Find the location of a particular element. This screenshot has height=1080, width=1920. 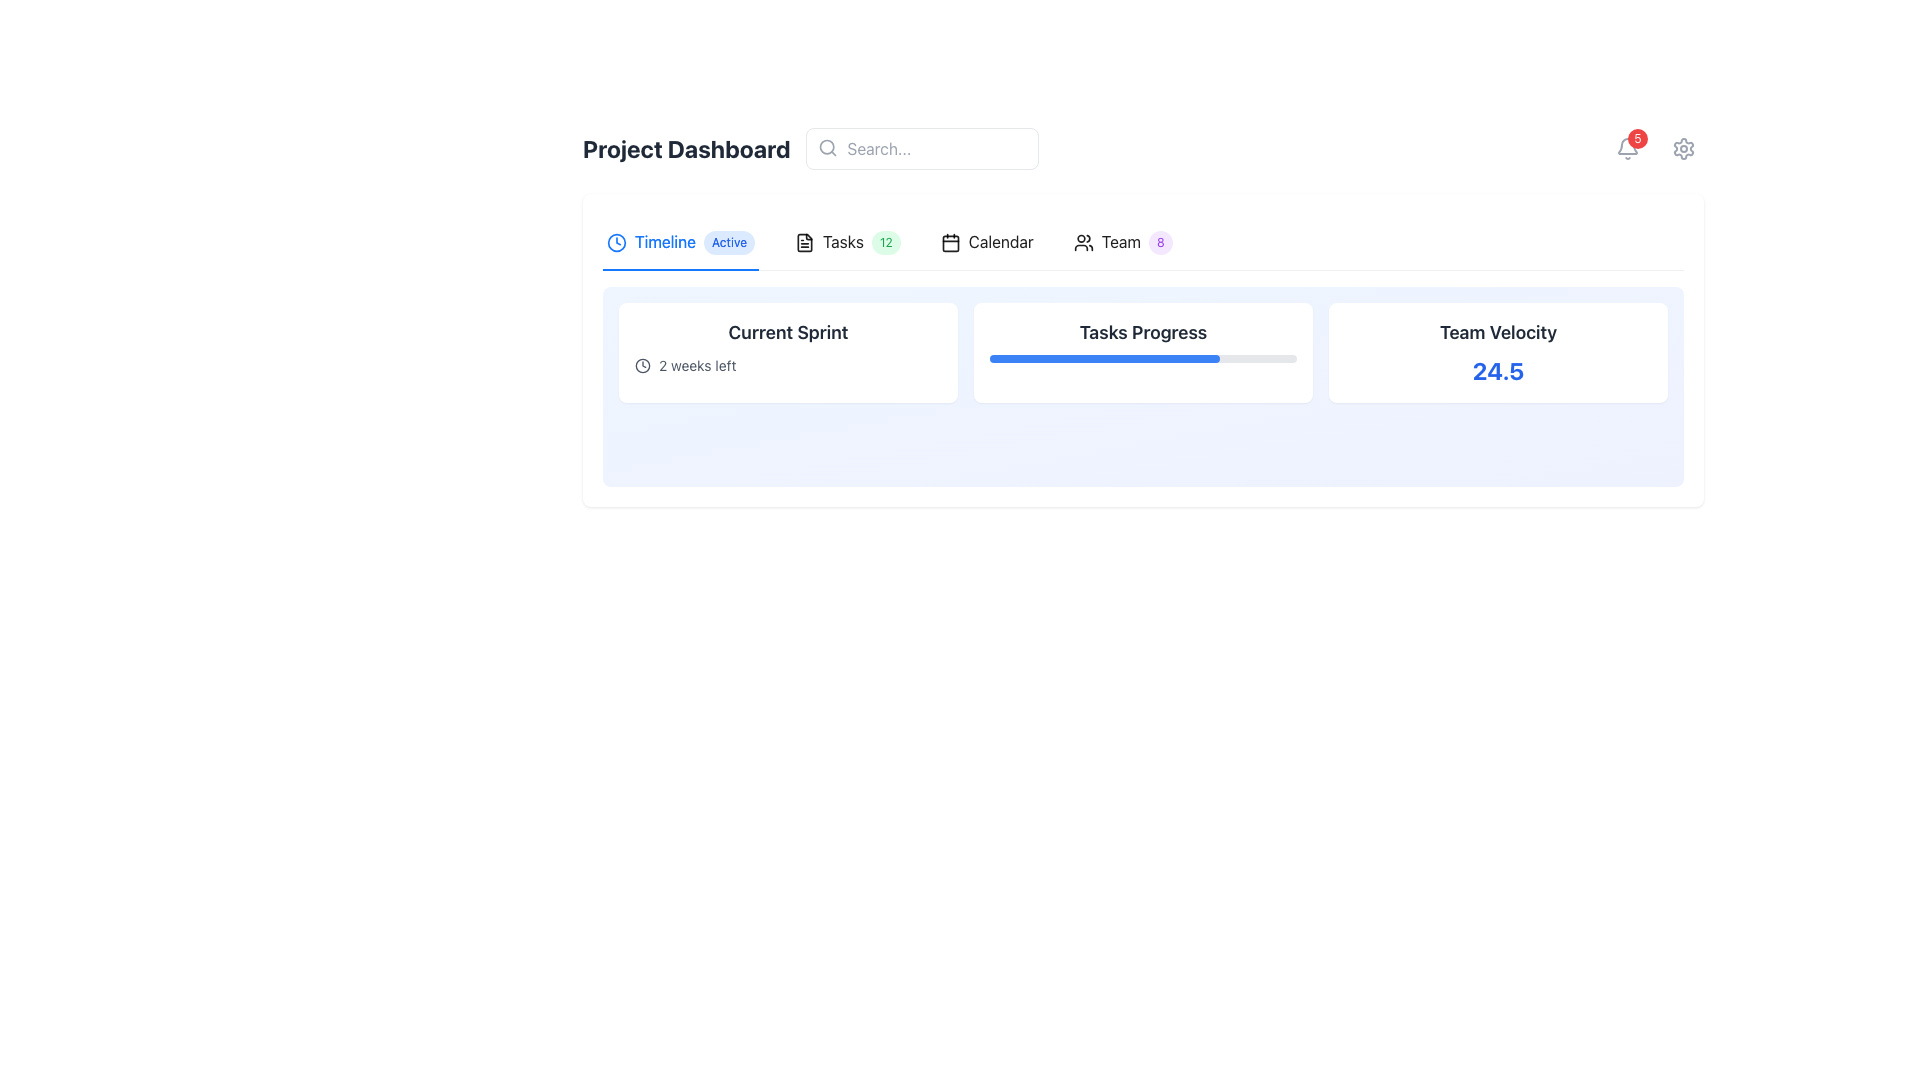

the 'Team' tab in the navigation bar is located at coordinates (1123, 241).